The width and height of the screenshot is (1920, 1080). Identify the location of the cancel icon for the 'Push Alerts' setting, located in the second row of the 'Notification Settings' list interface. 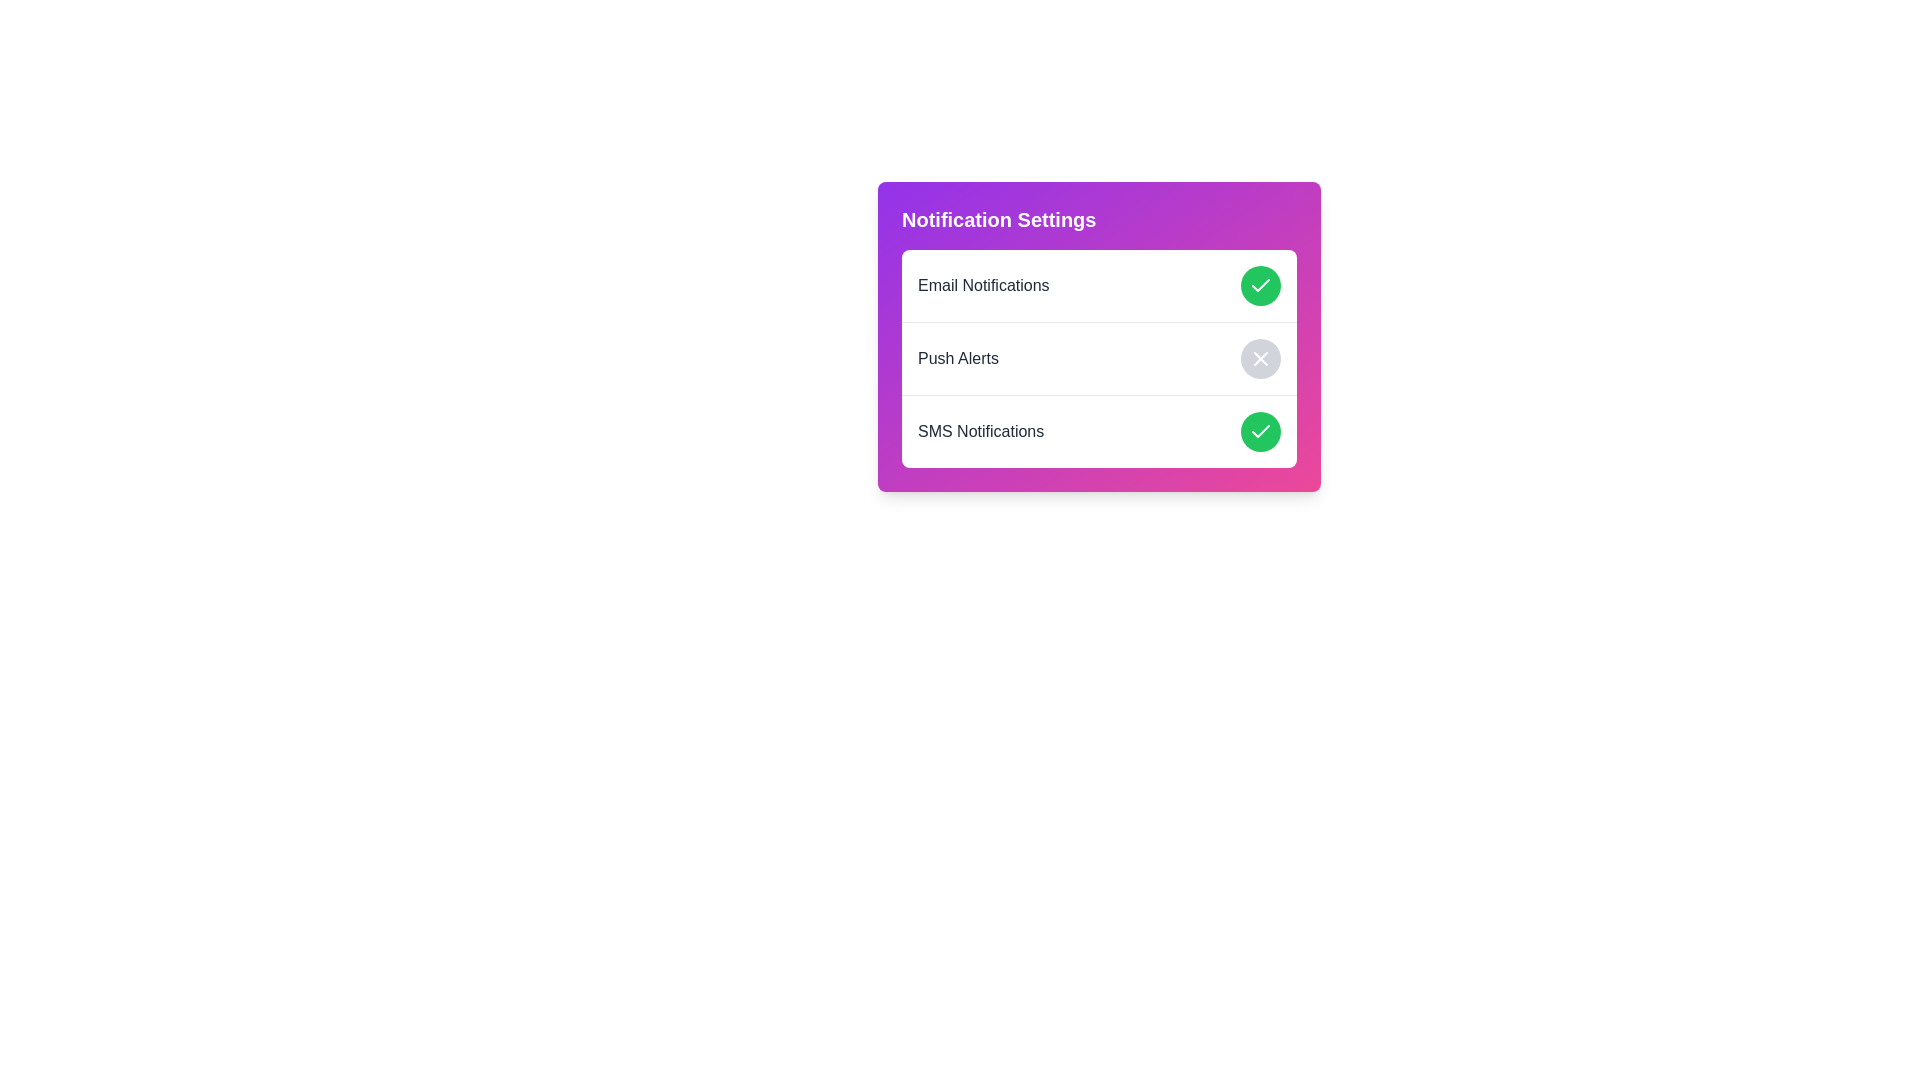
(1260, 357).